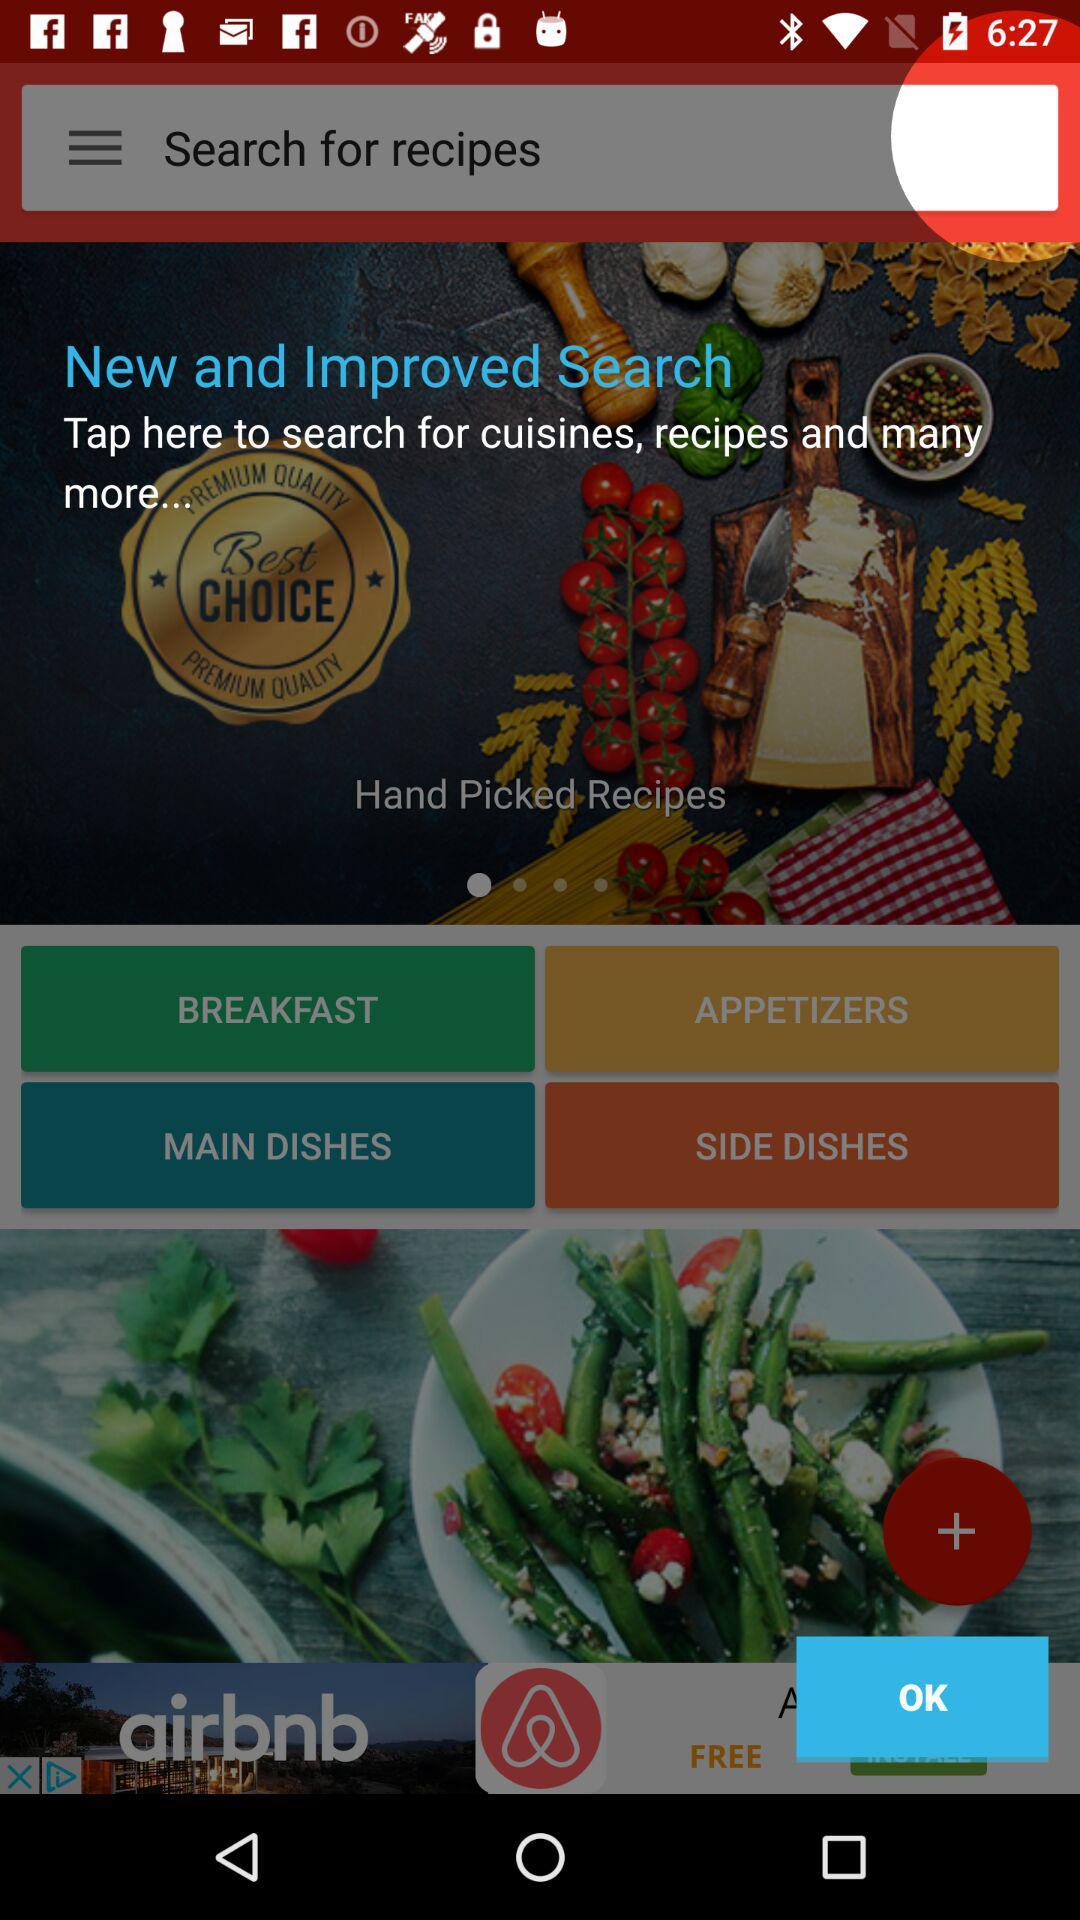 Image resolution: width=1080 pixels, height=1920 pixels. I want to click on the  plus icon above ok, so click(955, 1538).